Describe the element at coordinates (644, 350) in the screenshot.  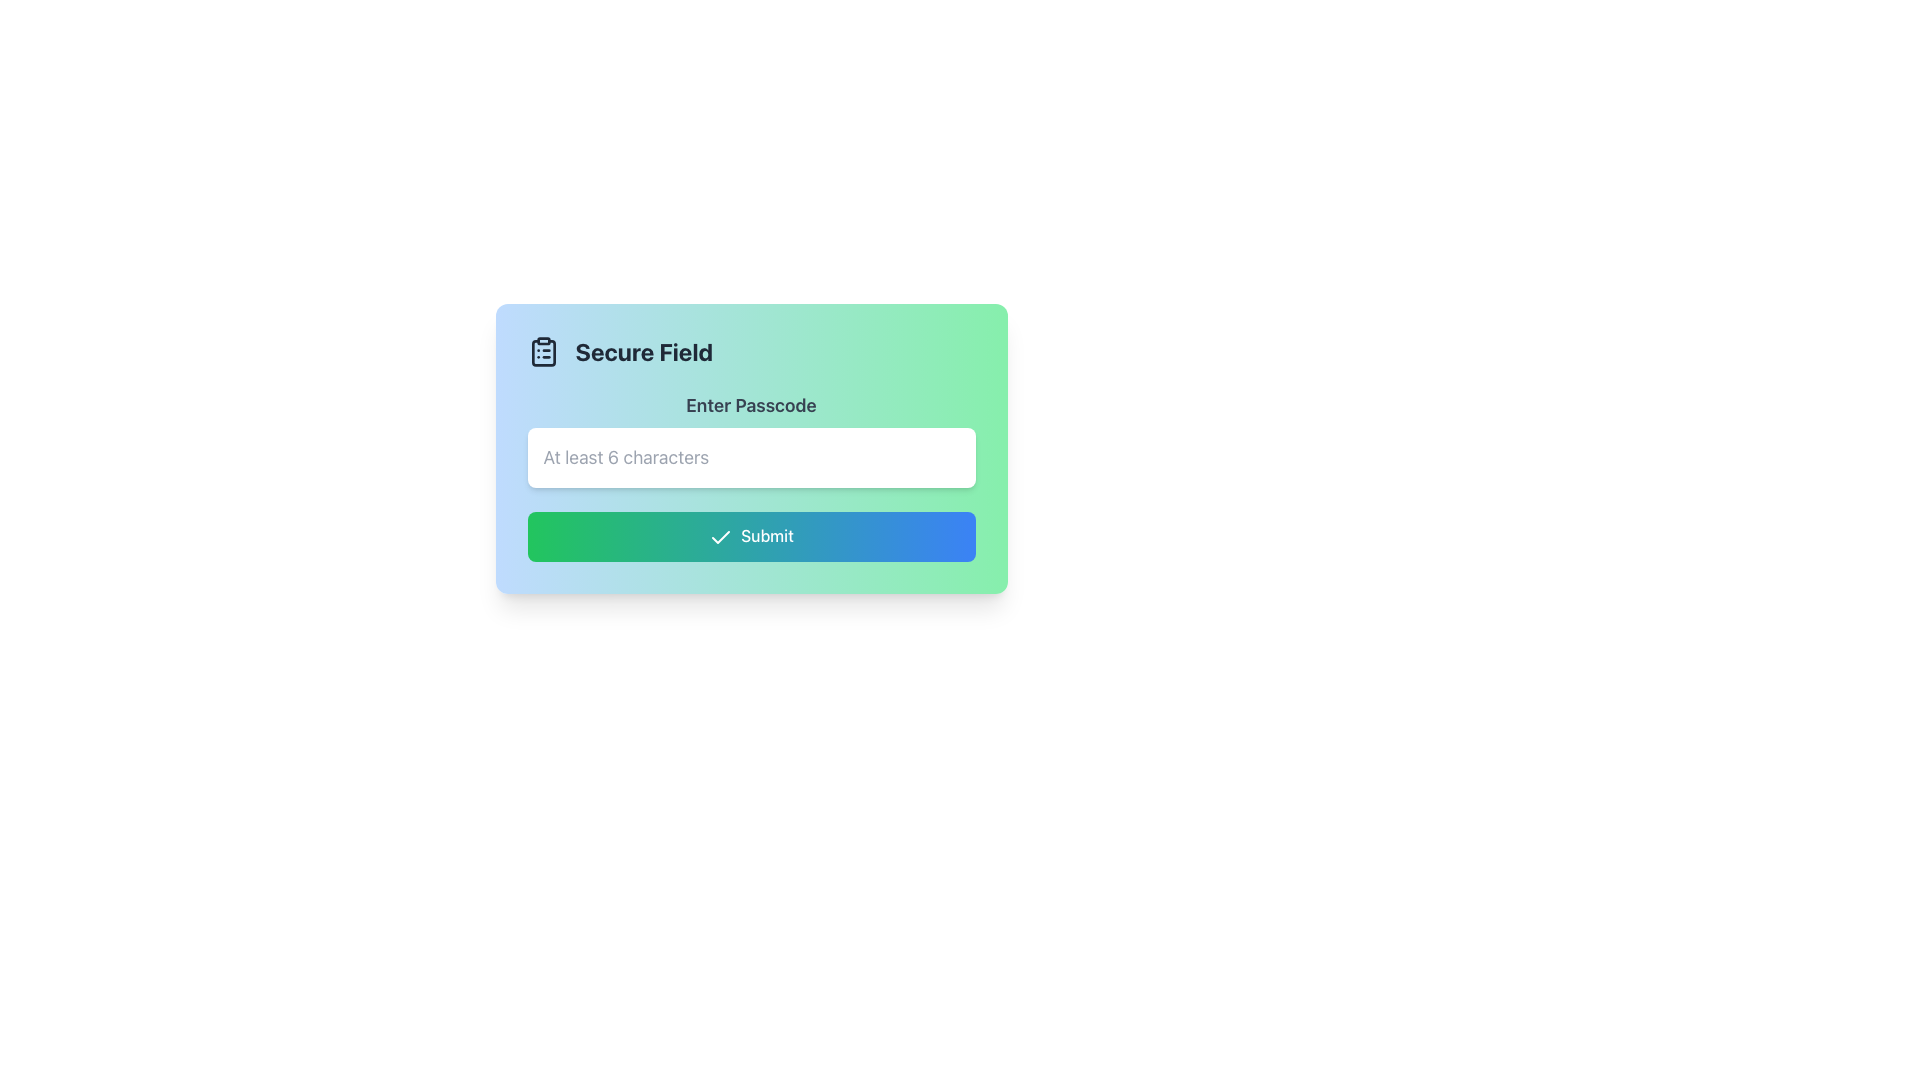
I see `the bold text label displaying 'Secure Field', which is prominently styled in a large dark gray font and located near the top-left of a content card` at that location.